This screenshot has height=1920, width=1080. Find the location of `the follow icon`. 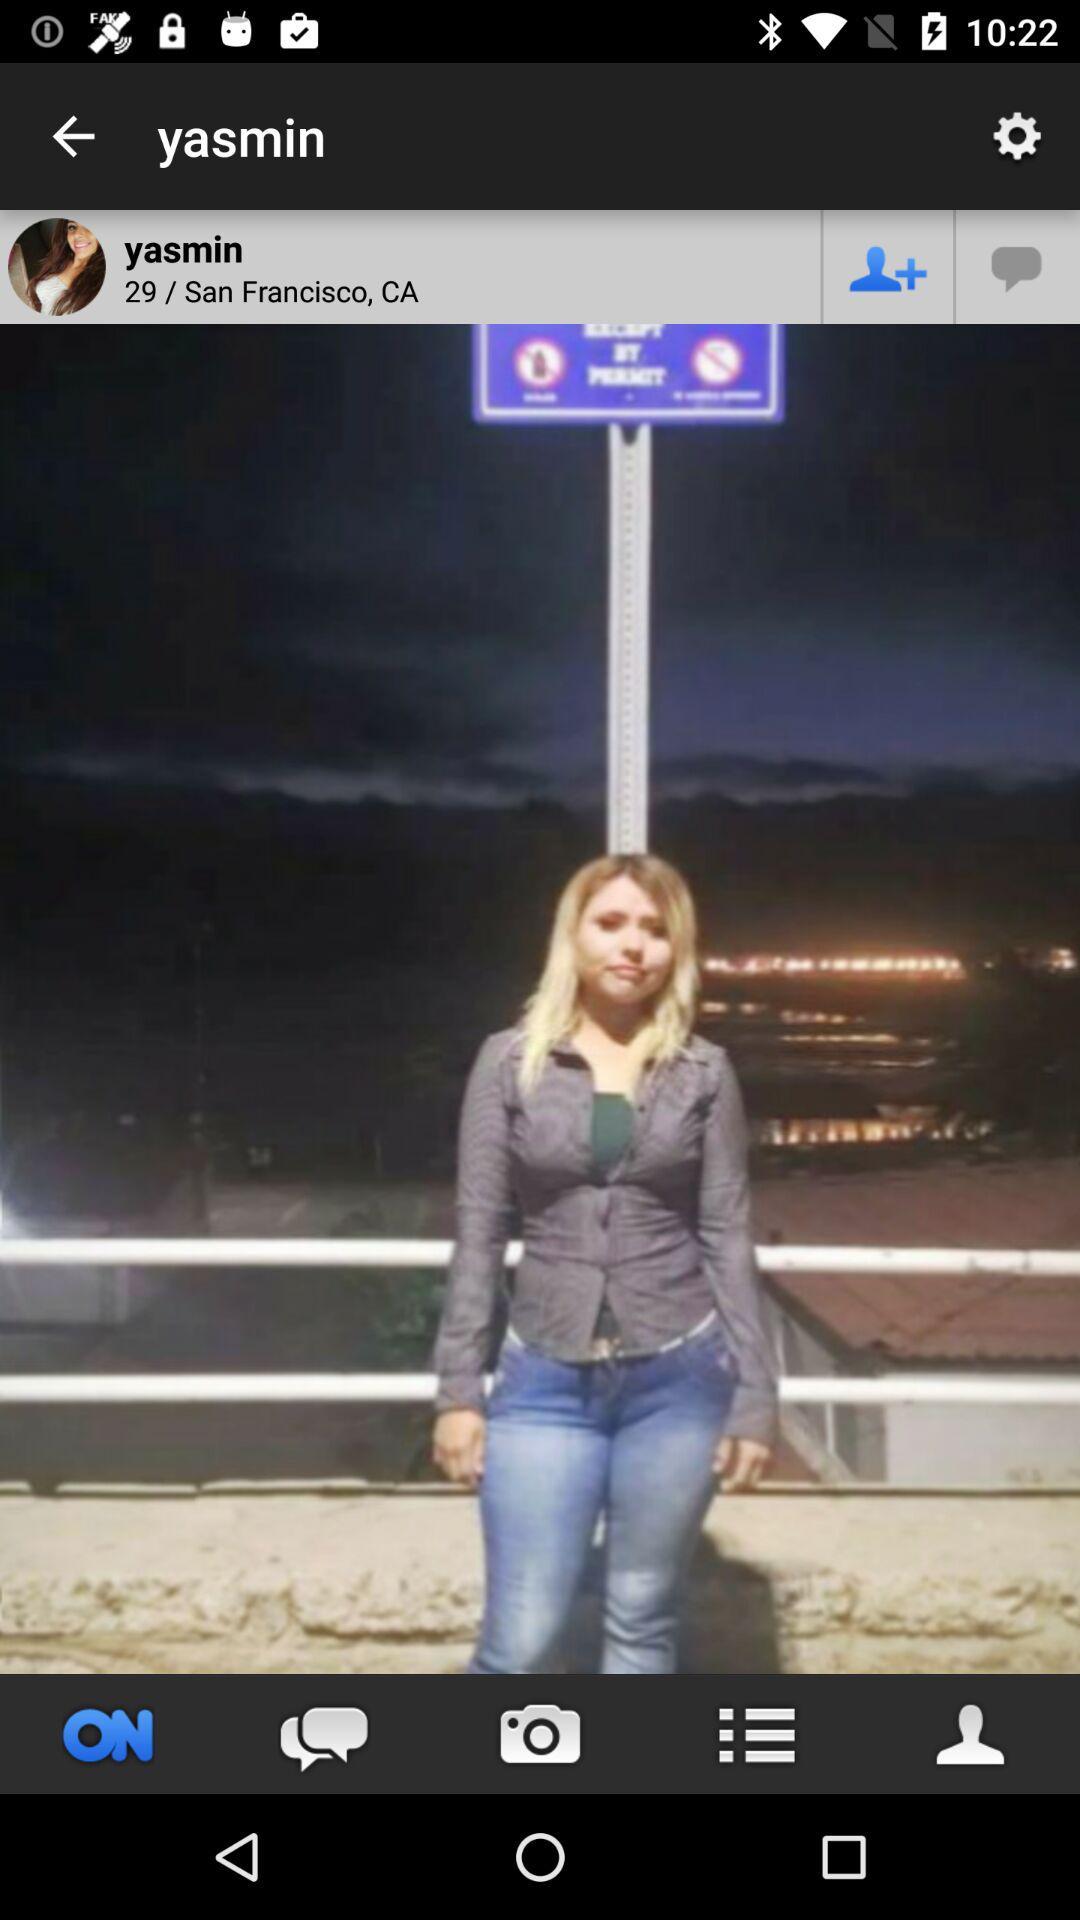

the follow icon is located at coordinates (885, 265).